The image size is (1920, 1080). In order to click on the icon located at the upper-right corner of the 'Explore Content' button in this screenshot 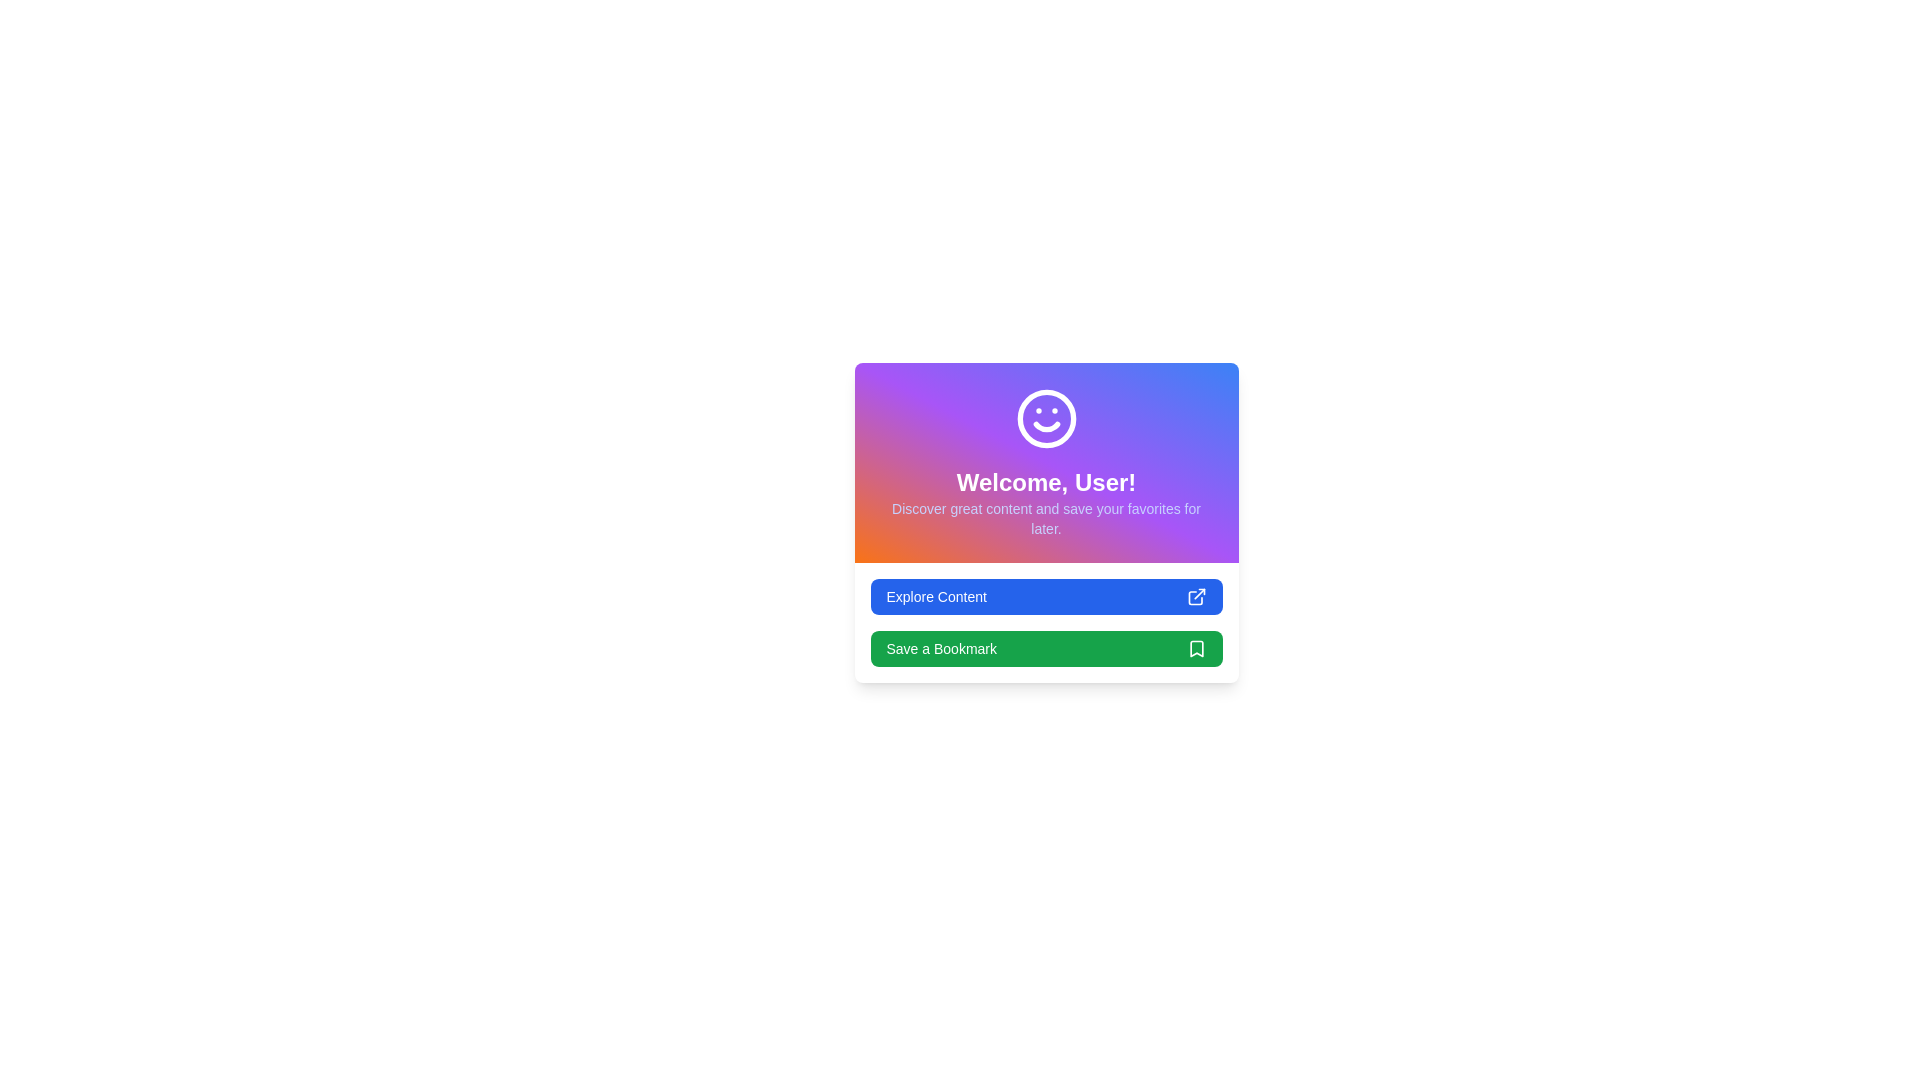, I will do `click(1196, 596)`.